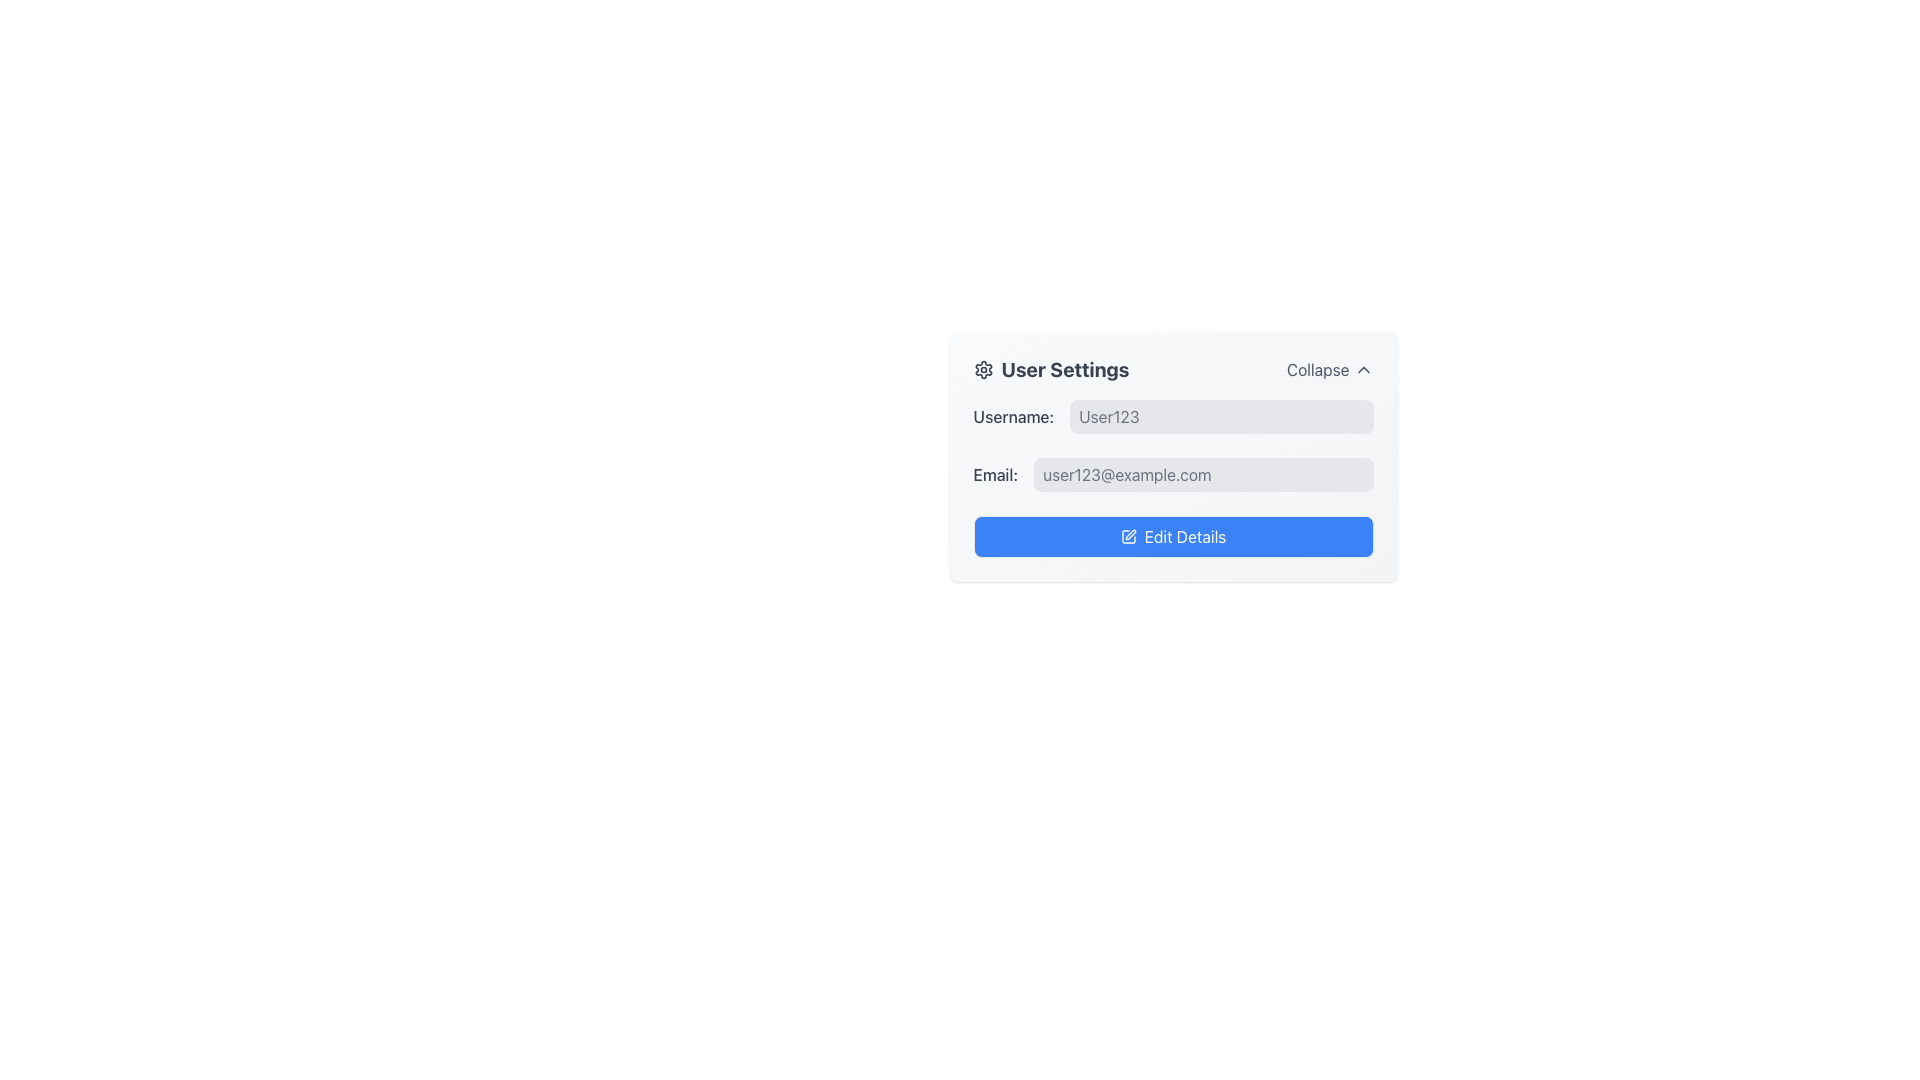  Describe the element at coordinates (1128, 535) in the screenshot. I see `the first segment of the SVG icon that represents an interactive feature associated with the 'Edit Details' button in the settings section` at that location.